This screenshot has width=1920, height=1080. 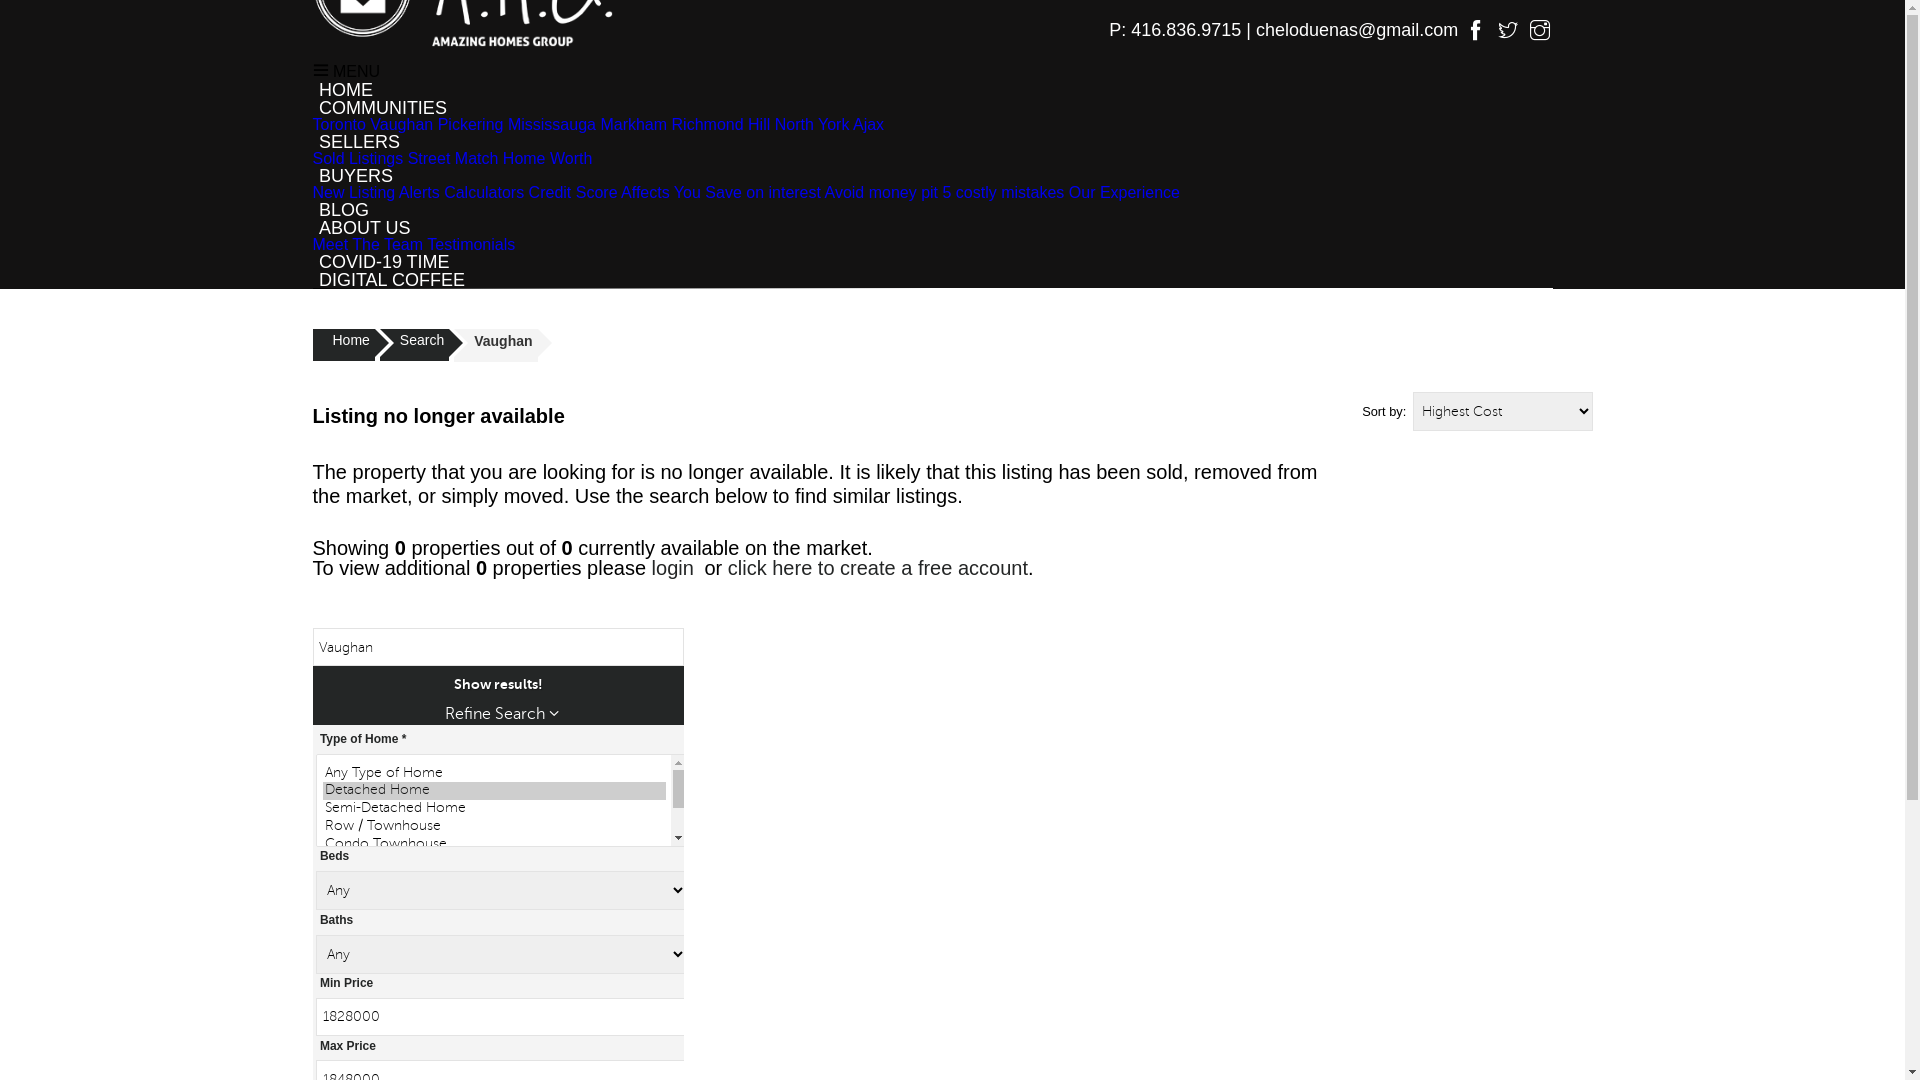 What do you see at coordinates (469, 243) in the screenshot?
I see `'Testimonials'` at bounding box center [469, 243].